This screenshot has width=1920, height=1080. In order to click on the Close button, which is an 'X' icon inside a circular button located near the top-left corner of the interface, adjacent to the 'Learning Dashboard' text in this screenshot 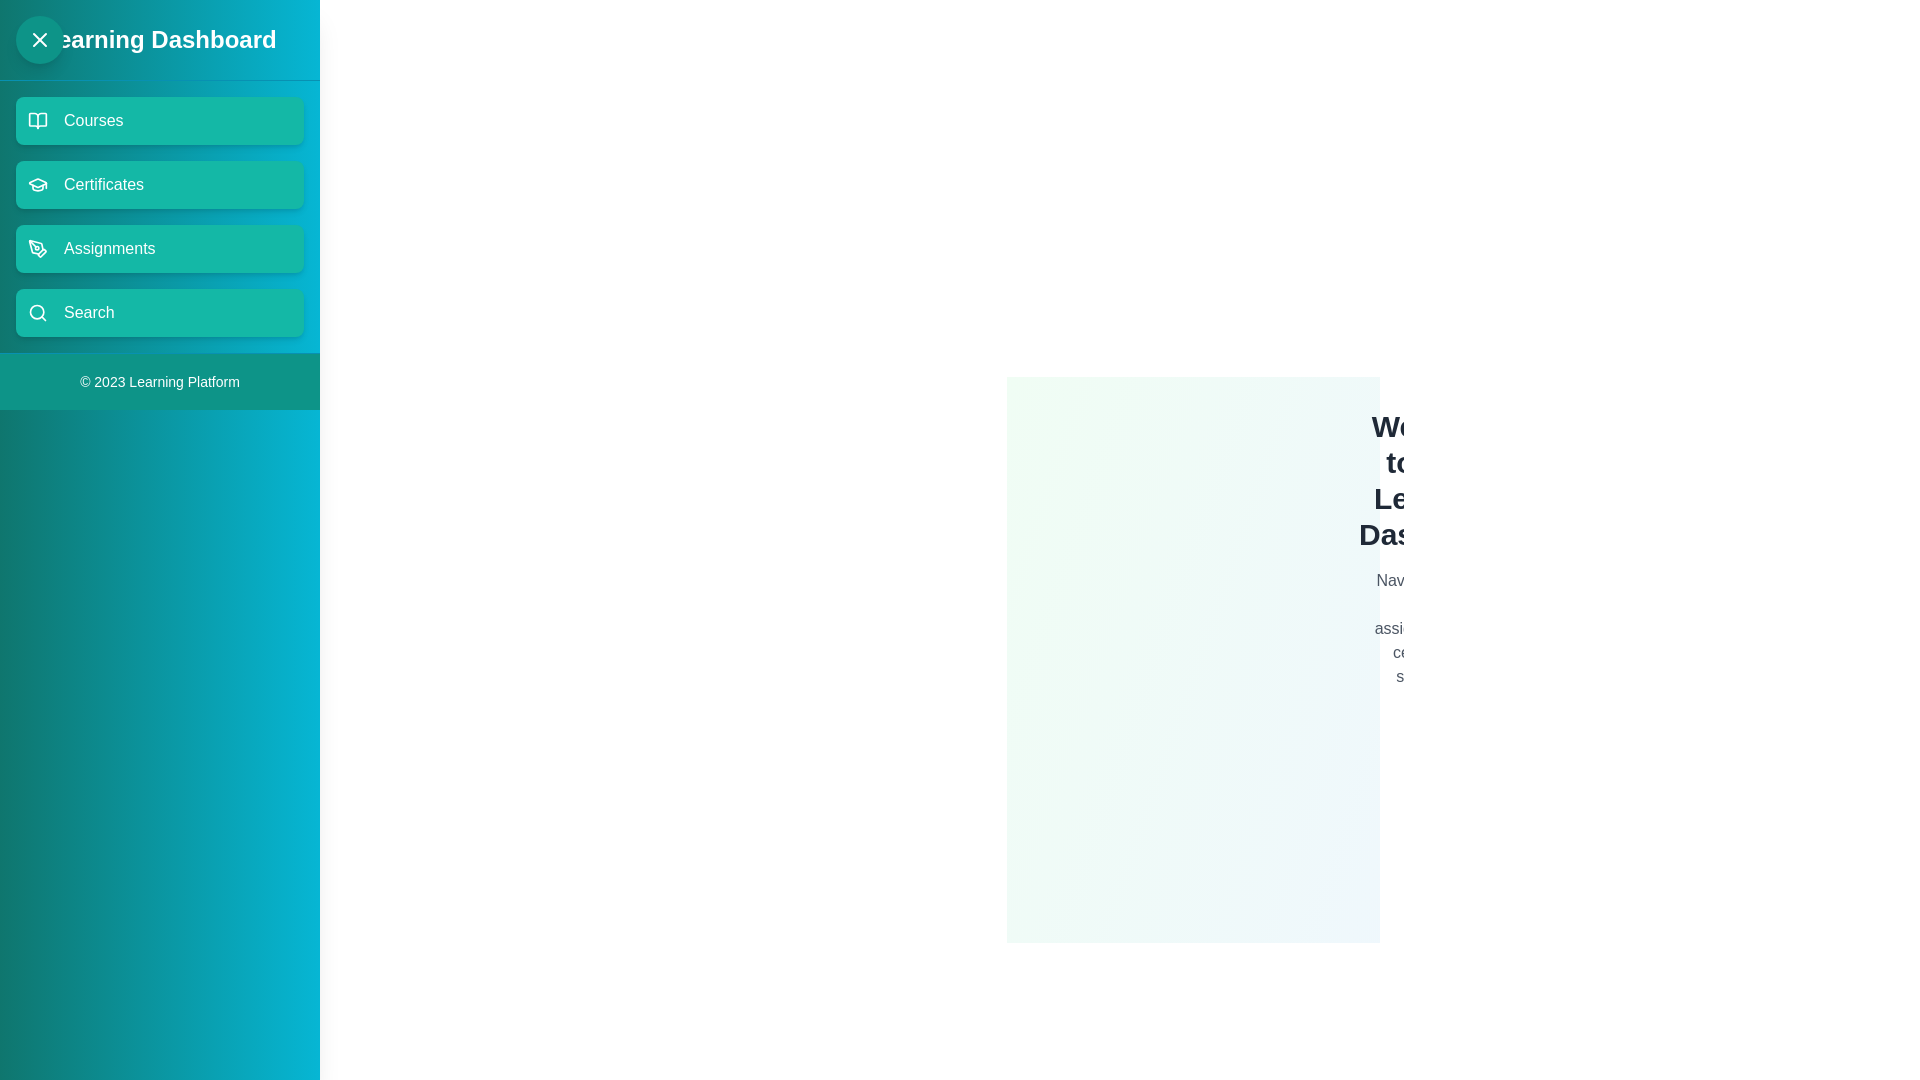, I will do `click(39, 39)`.